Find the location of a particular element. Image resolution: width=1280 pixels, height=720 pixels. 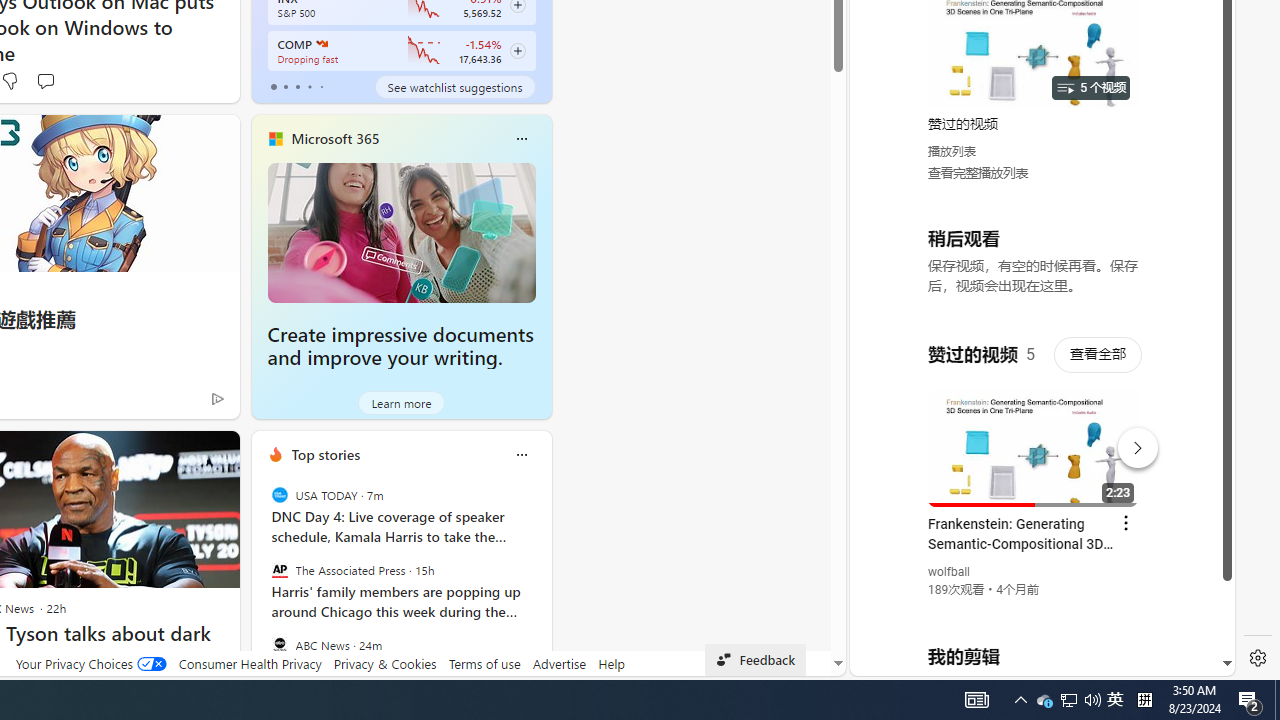

'Class: icon-img' is located at coordinates (521, 455).